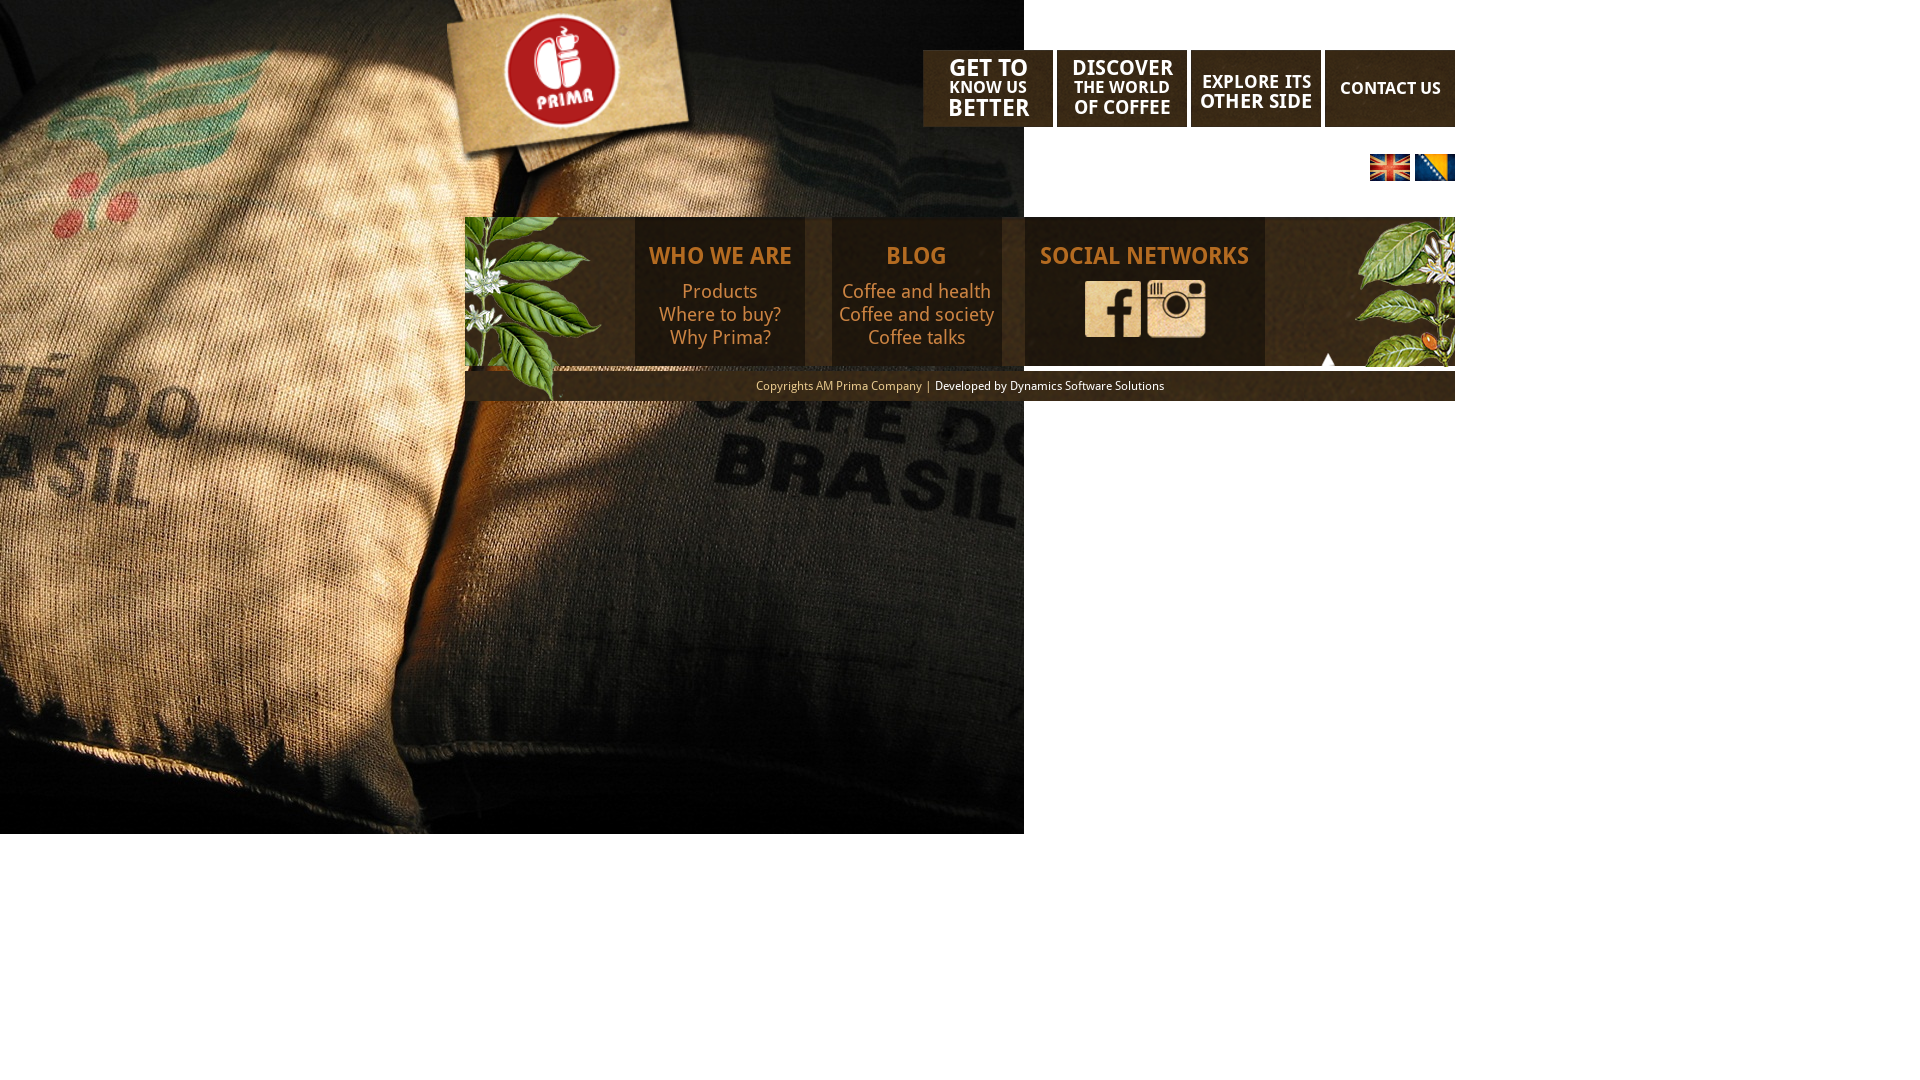 The image size is (1920, 1080). I want to click on 'Developed by Dynamics Software Solutions', so click(934, 385).